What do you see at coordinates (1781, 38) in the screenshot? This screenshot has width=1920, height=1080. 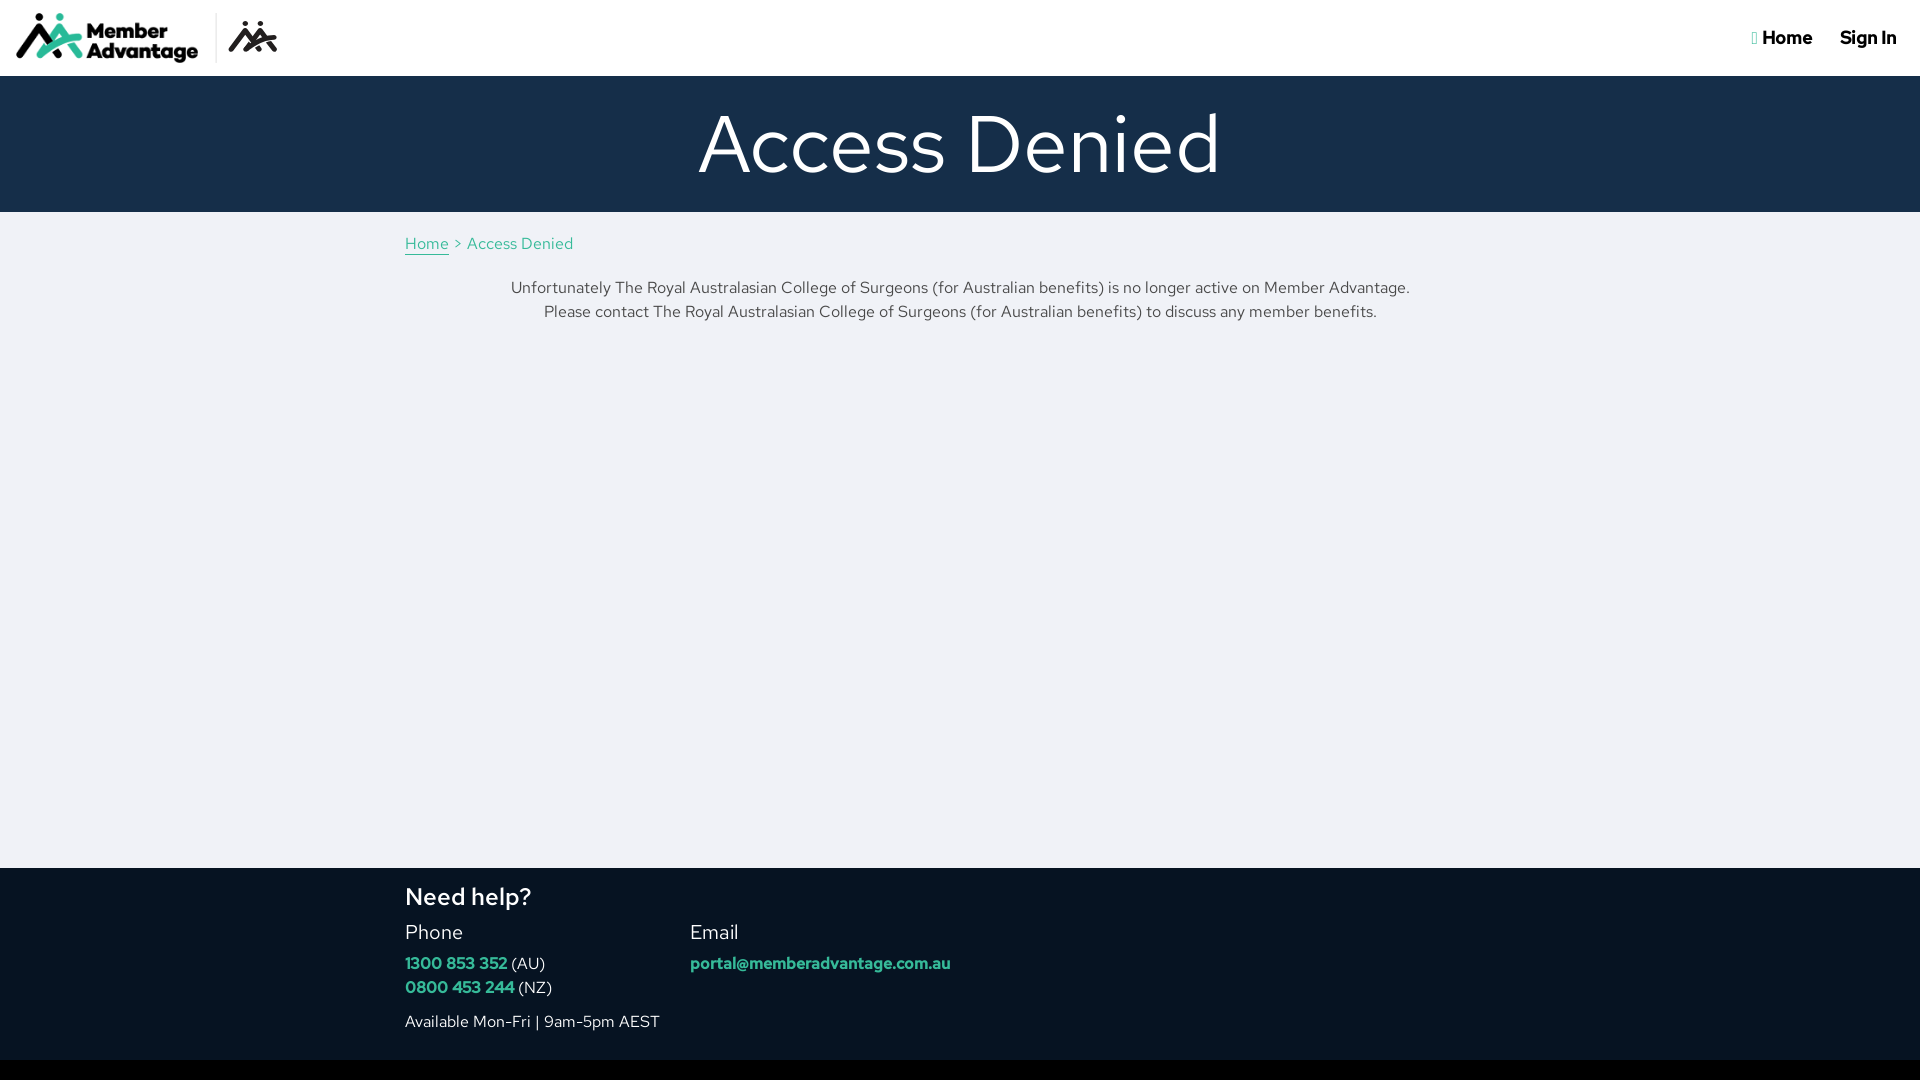 I see `'Home'` at bounding box center [1781, 38].